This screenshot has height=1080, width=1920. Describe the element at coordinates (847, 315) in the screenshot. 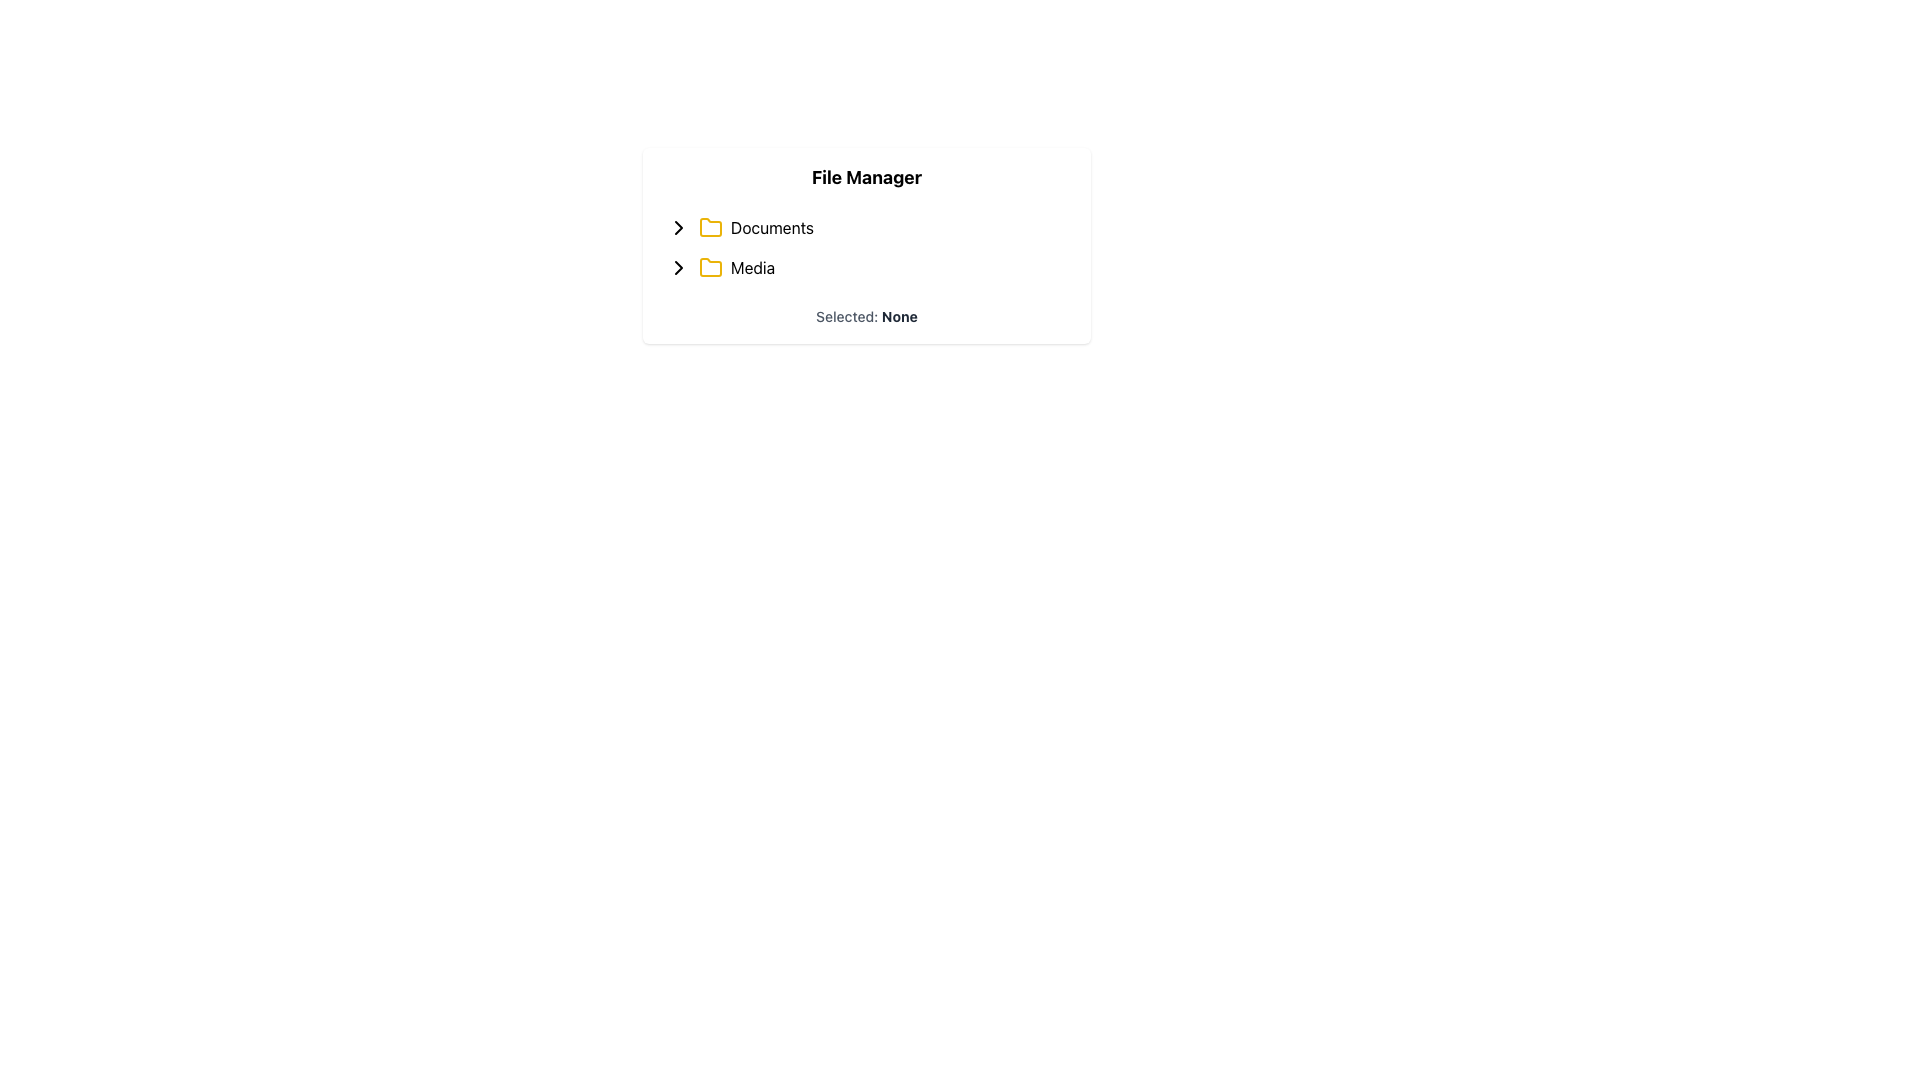

I see `the Text Label that indicates the selected item or state in the interface, located at the lower portion of the white card labeled 'File Manager'` at that location.